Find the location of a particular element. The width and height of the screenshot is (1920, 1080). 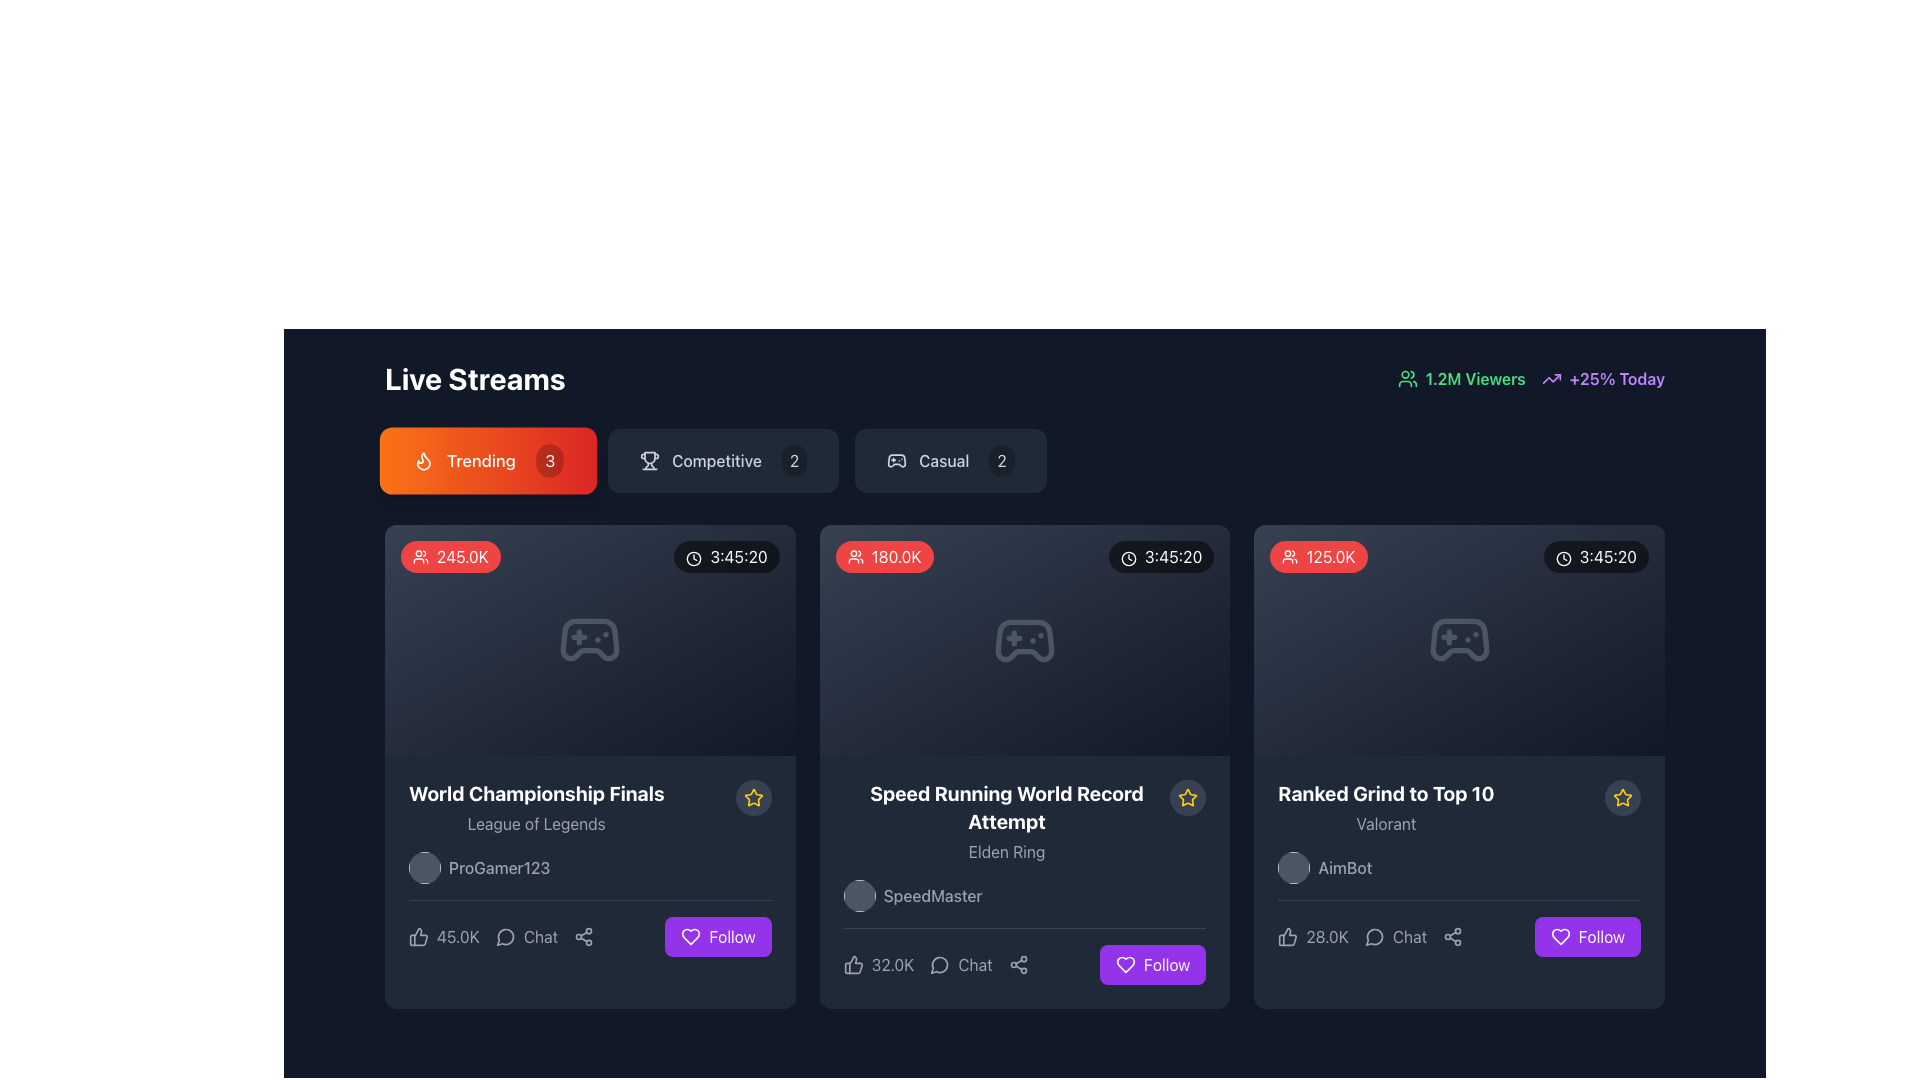

the 'Share' option on the first Interactive card in the grid layout, which serves as a live stream preview, positioned in the top-left corner below the 'Trending' tab is located at coordinates (589, 766).